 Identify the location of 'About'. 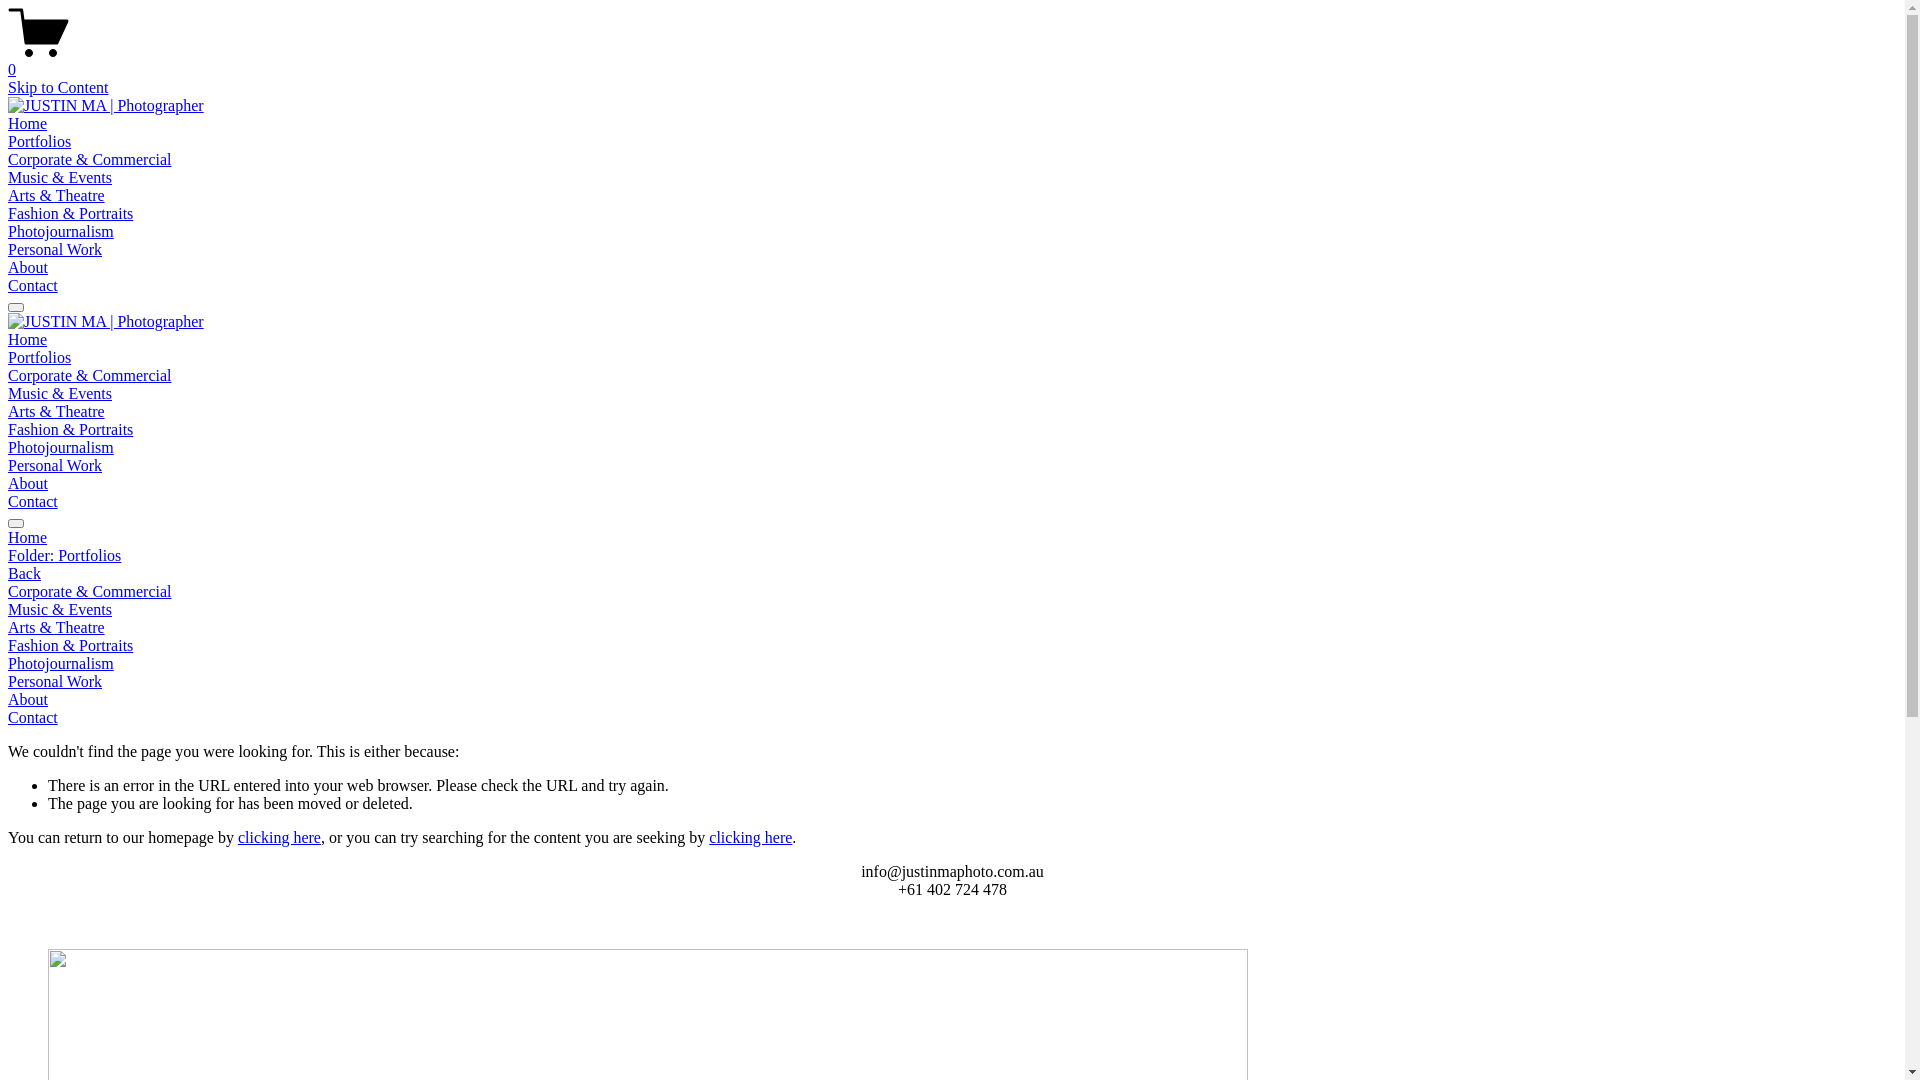
(28, 483).